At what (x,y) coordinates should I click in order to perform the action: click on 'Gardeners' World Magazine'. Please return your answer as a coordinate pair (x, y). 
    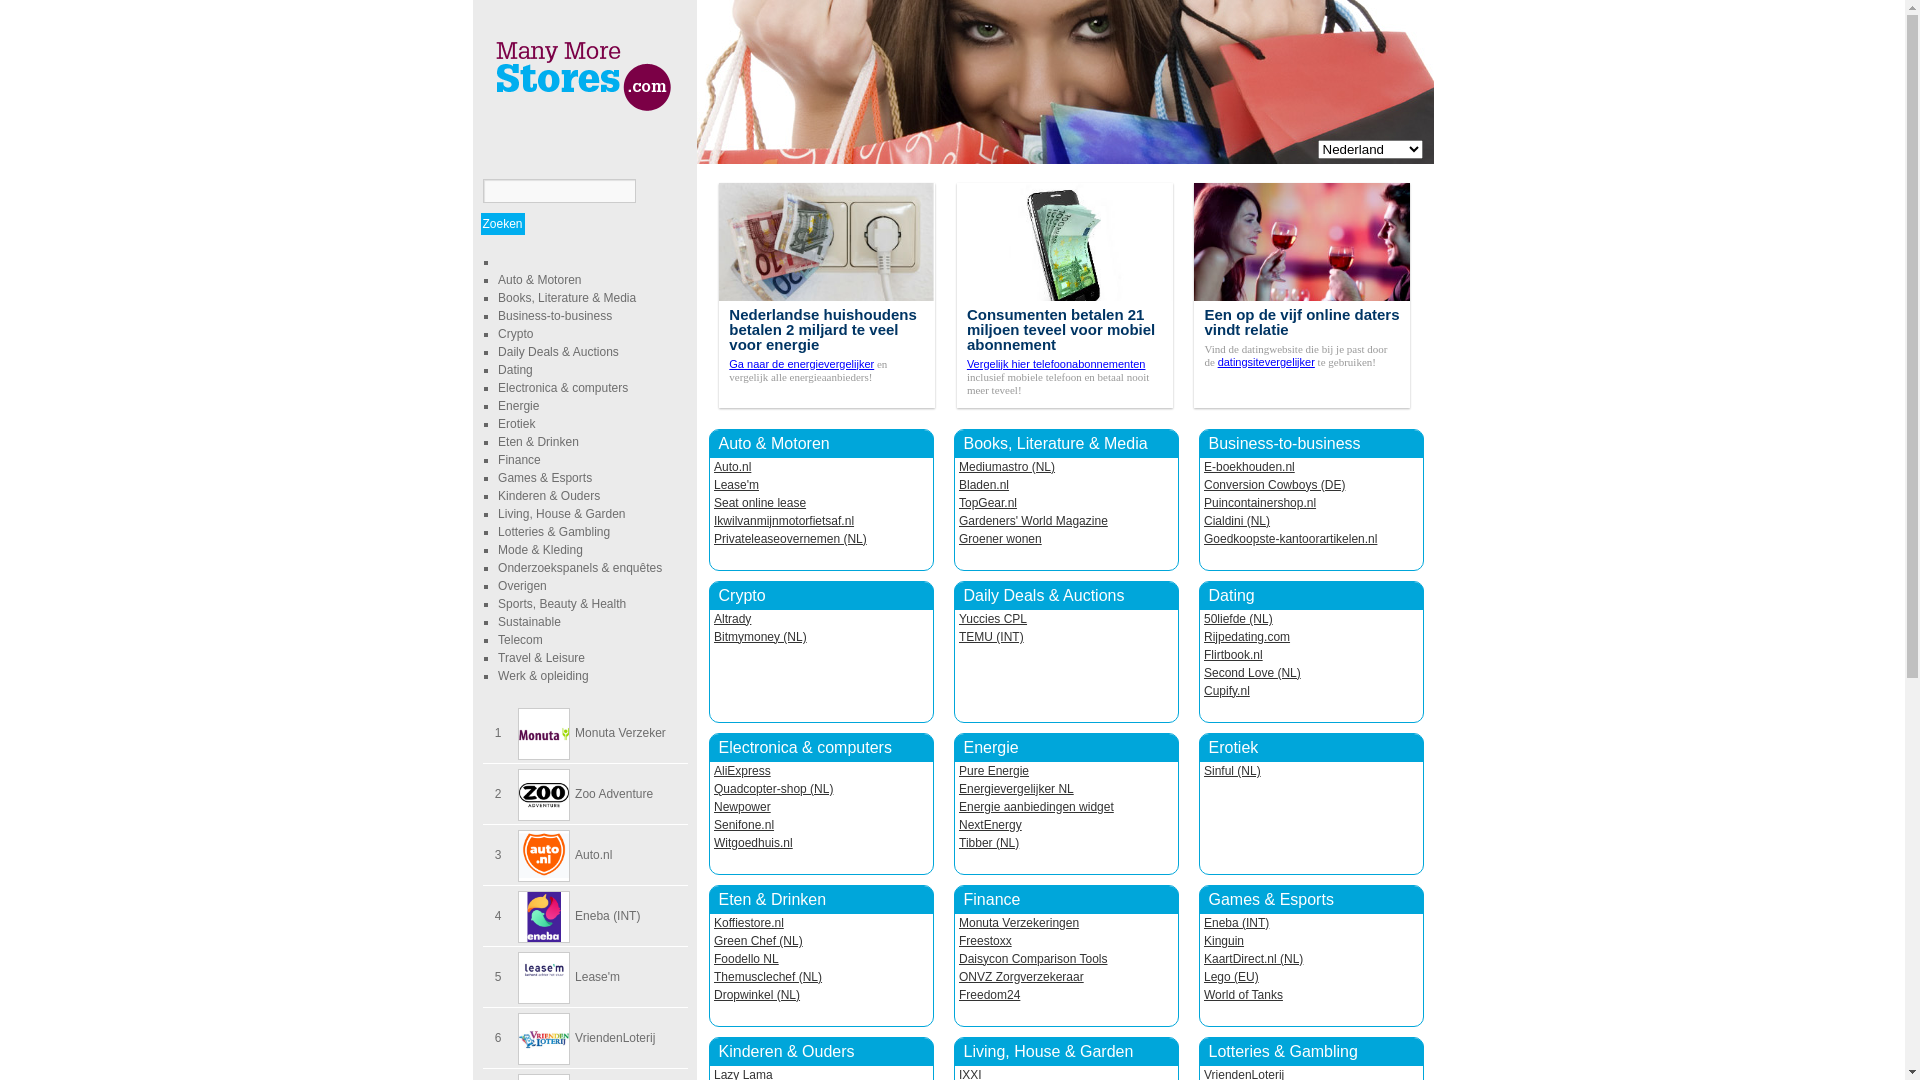
    Looking at the image, I should click on (1033, 519).